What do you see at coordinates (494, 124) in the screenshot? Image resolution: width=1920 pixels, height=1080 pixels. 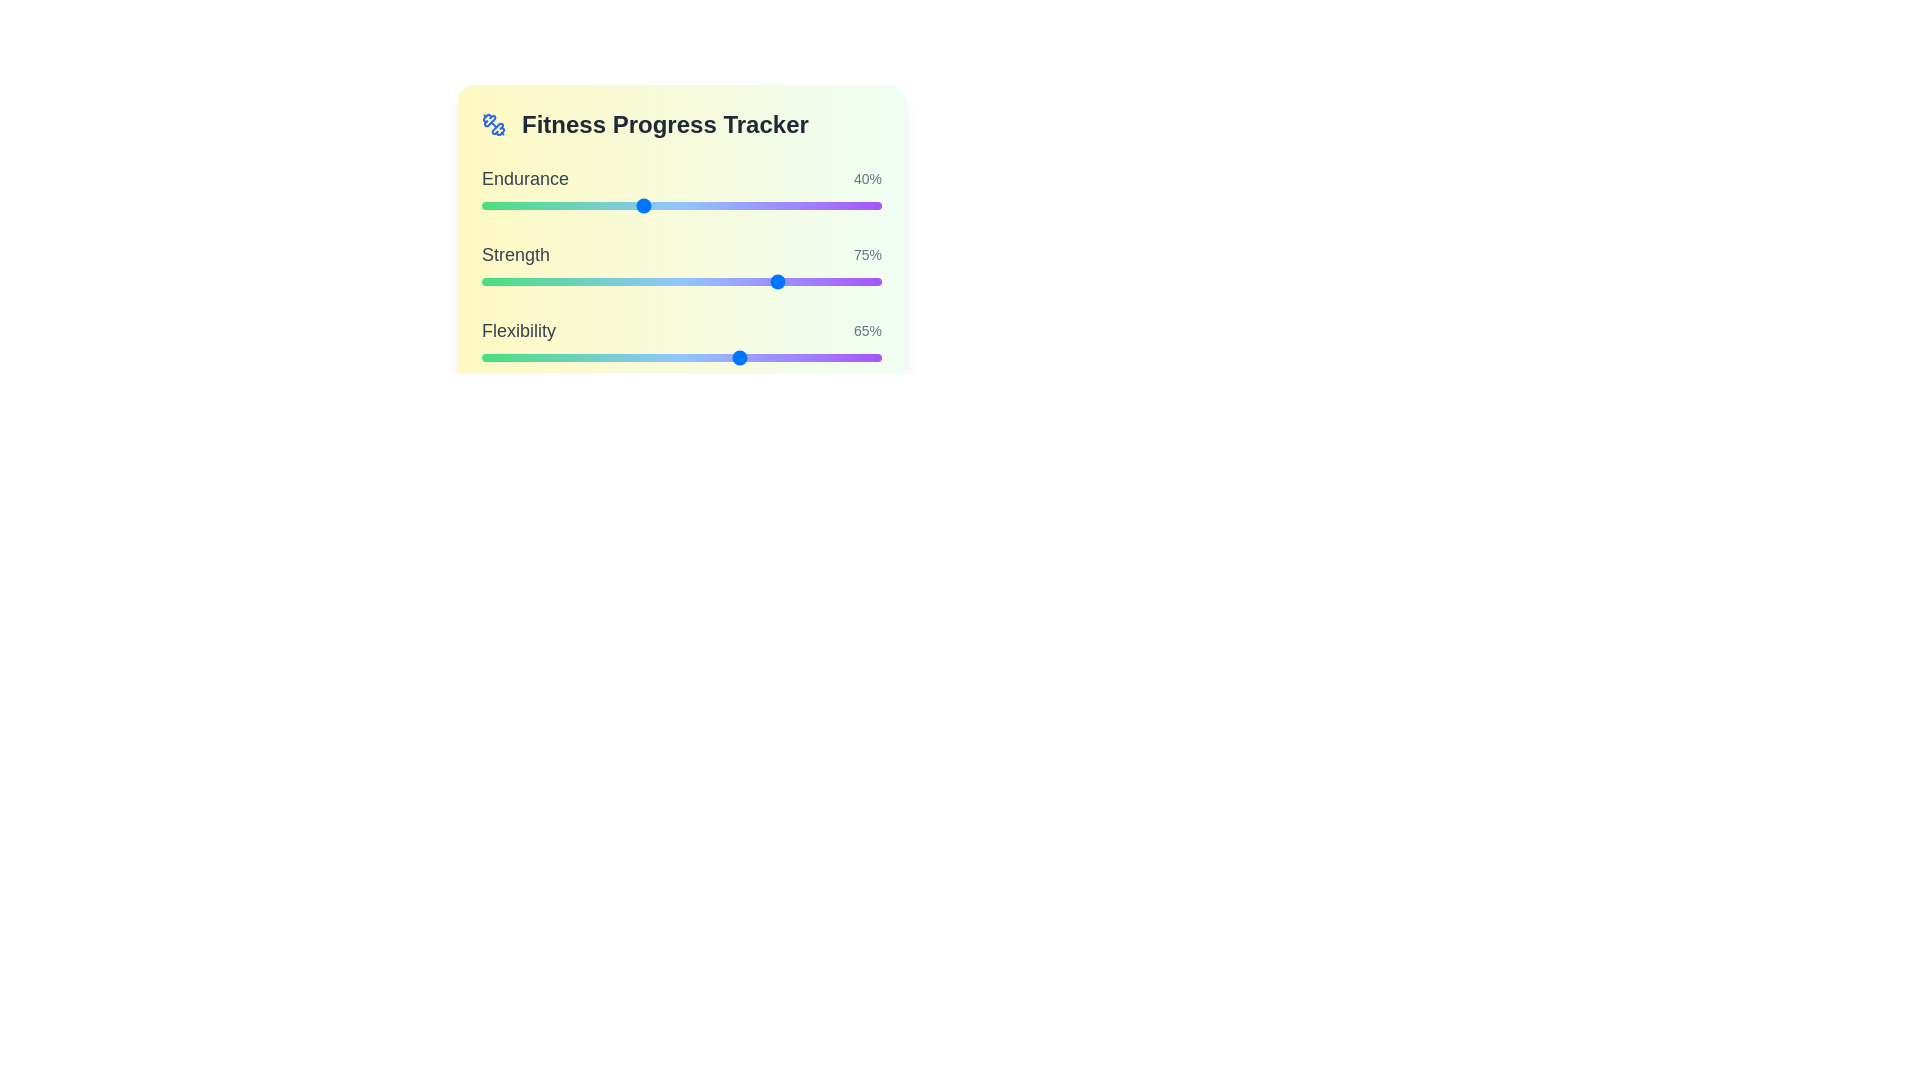 I see `the blue dumbbell icon located in the header section, next to the 'Fitness Progress Tracker' text` at bounding box center [494, 124].